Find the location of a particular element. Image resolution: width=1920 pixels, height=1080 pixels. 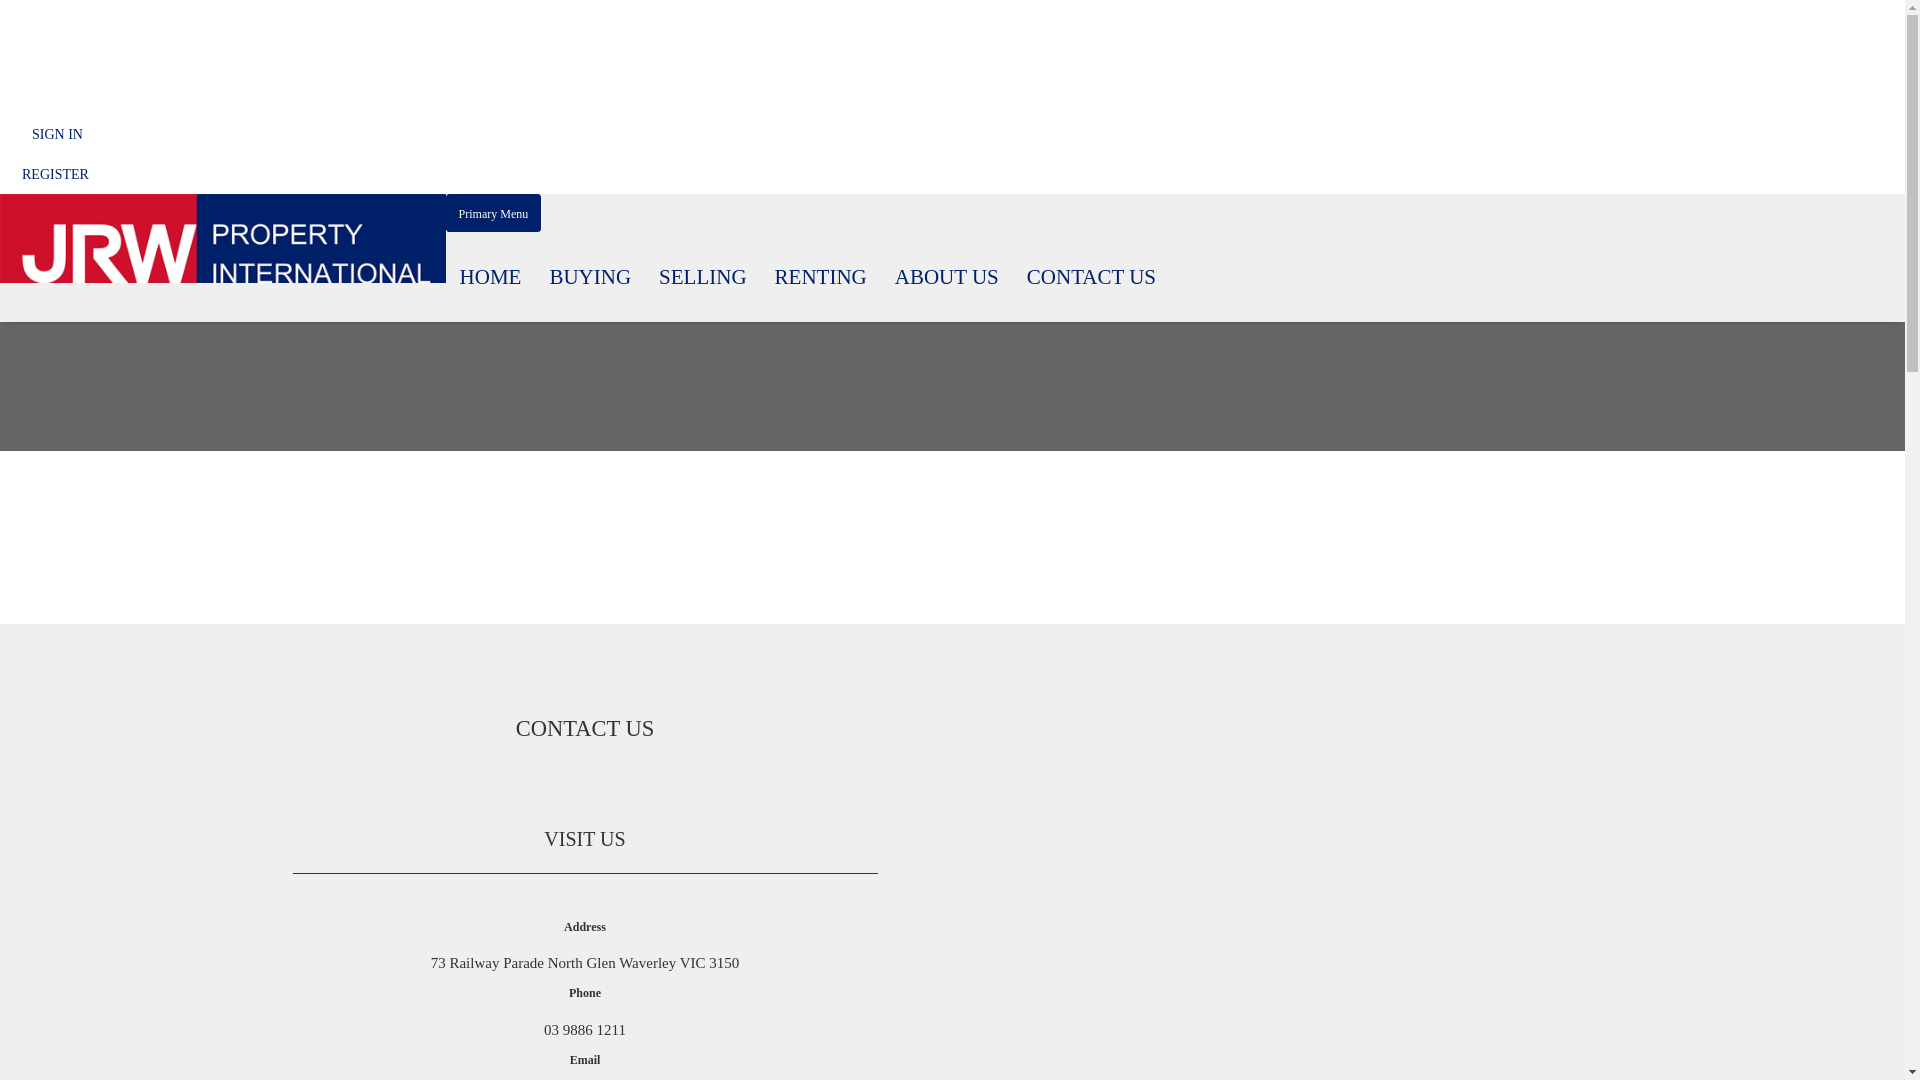

'03 9886 1211' is located at coordinates (584, 1029).